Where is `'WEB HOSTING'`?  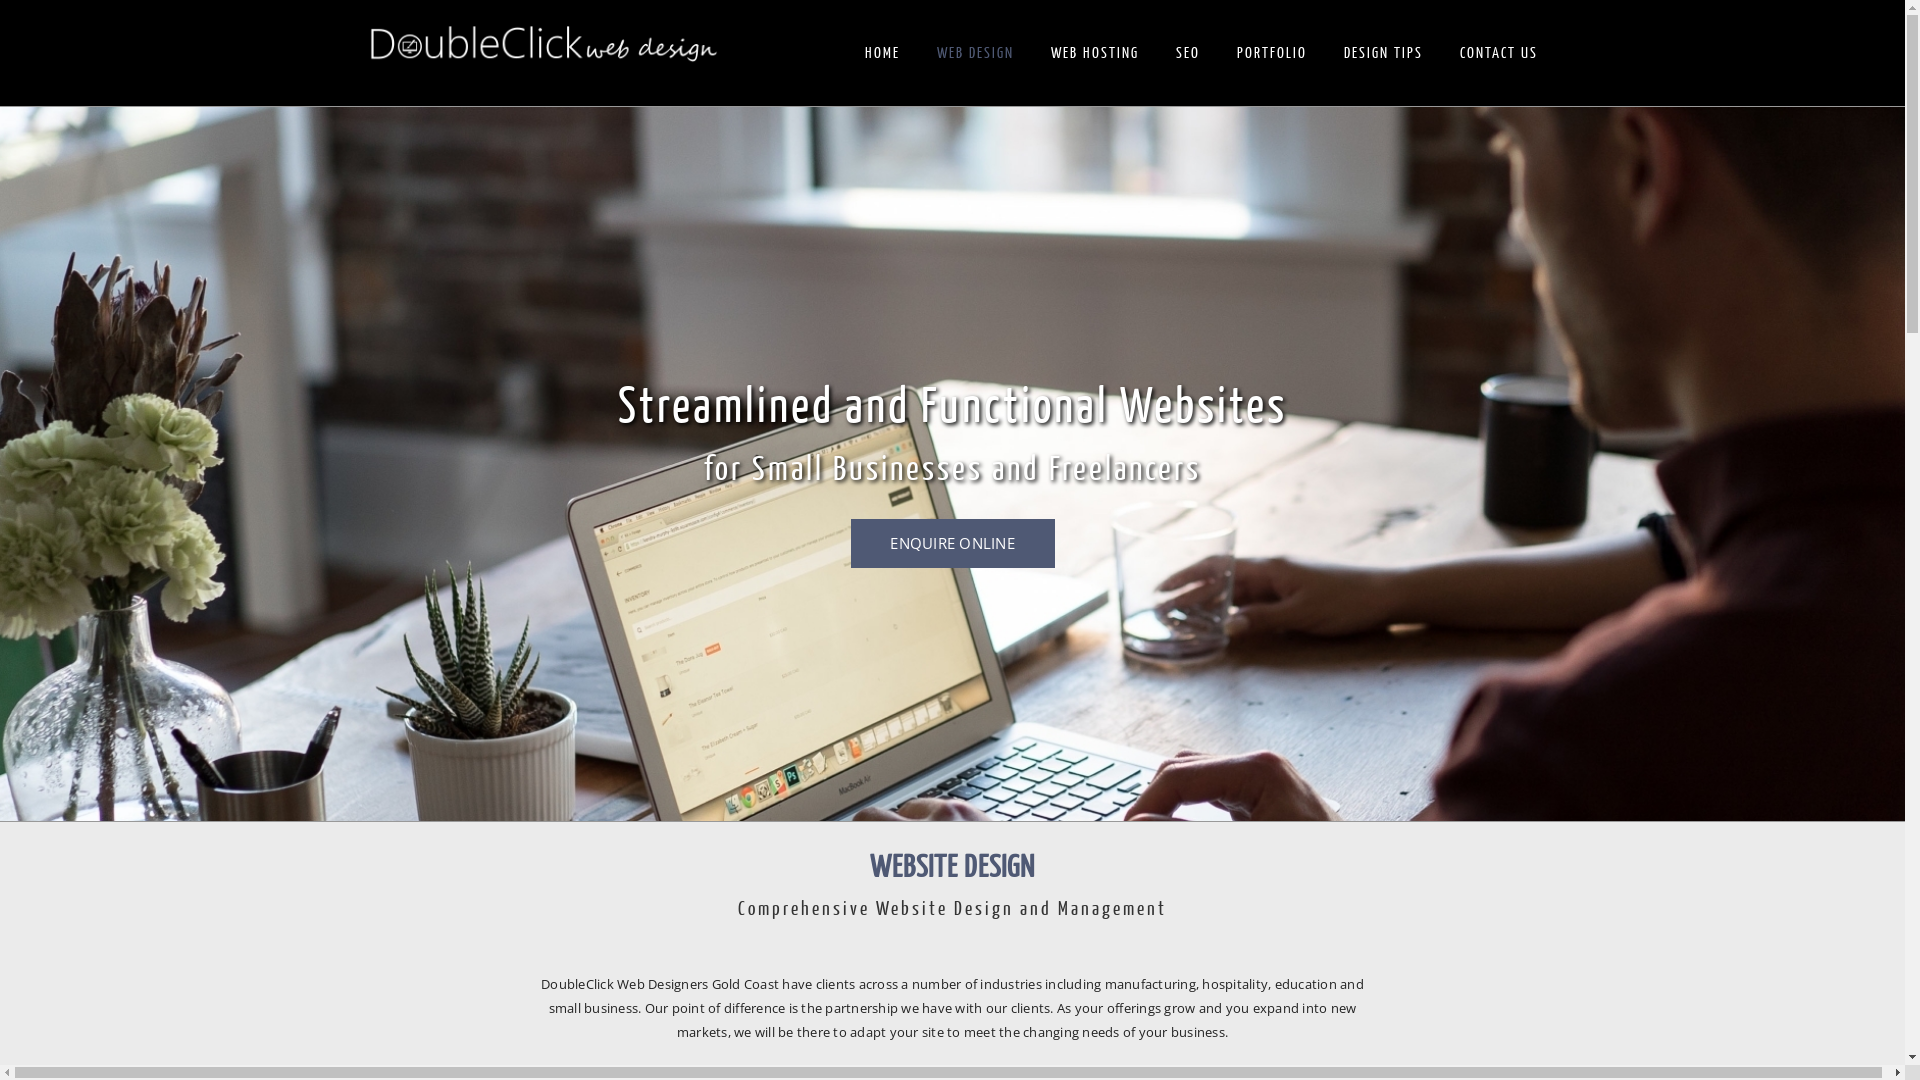
'WEB HOSTING' is located at coordinates (1093, 53).